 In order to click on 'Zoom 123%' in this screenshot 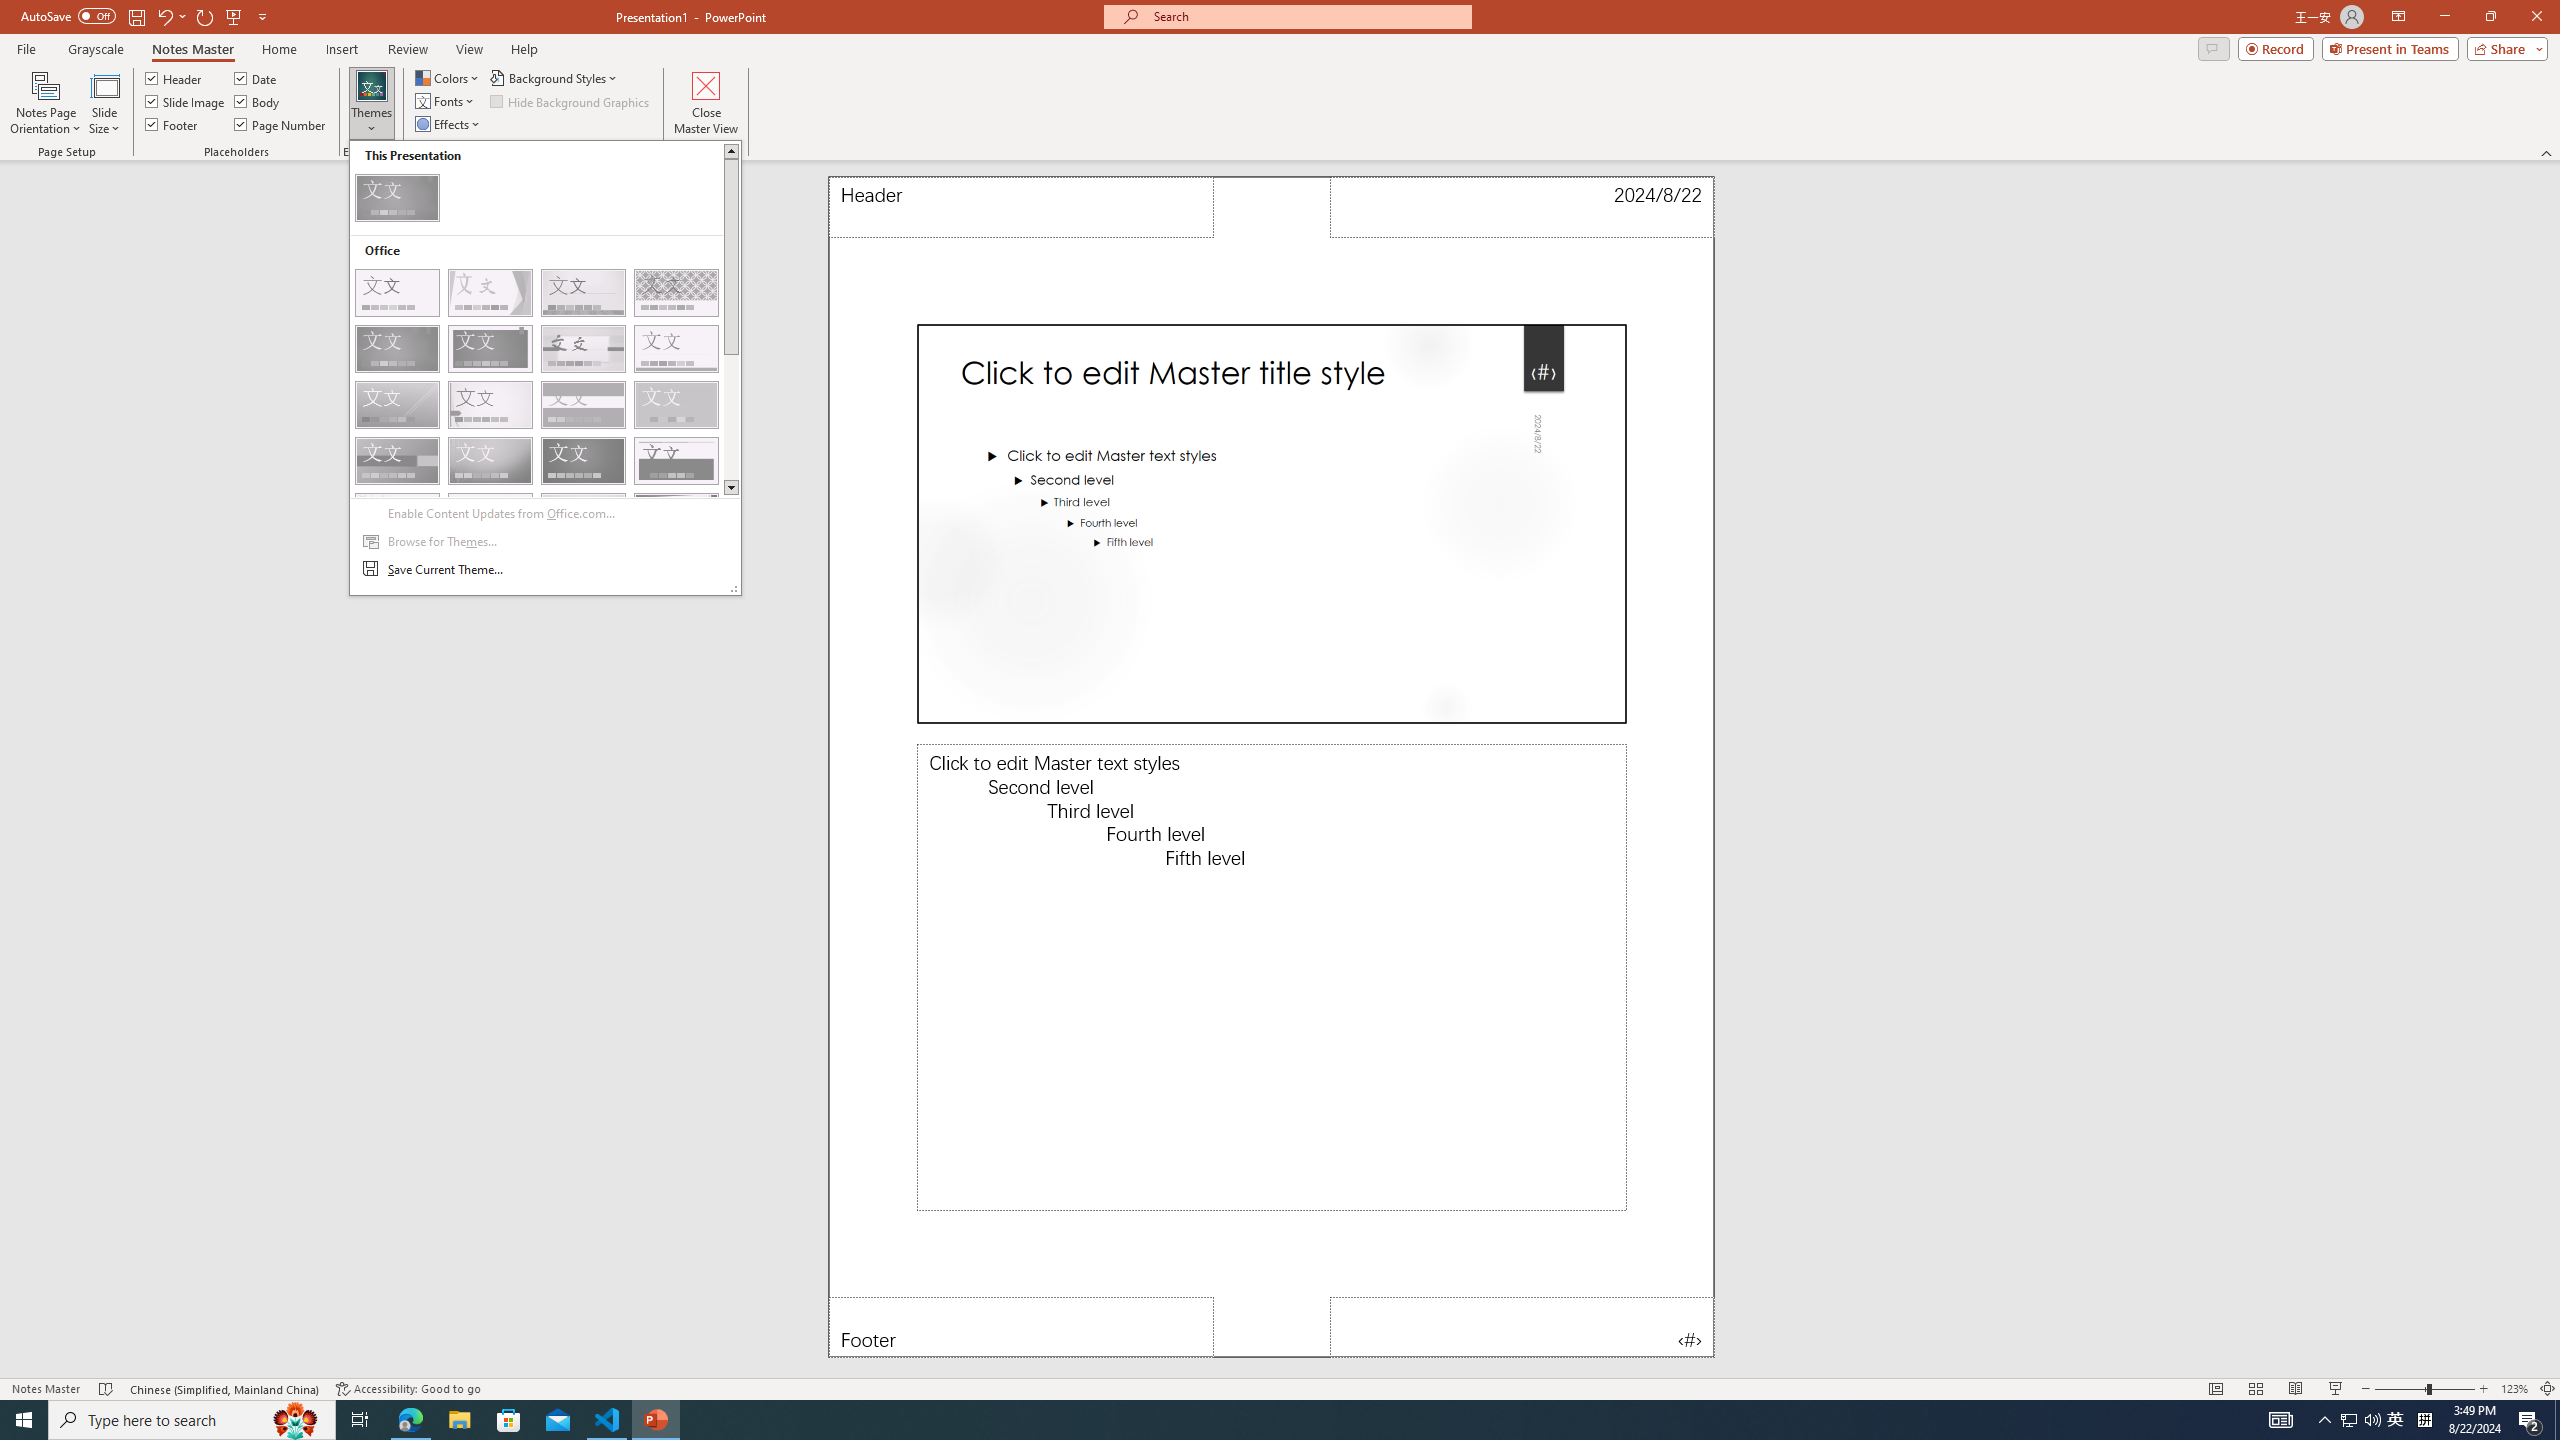, I will do `click(2515, 1389)`.